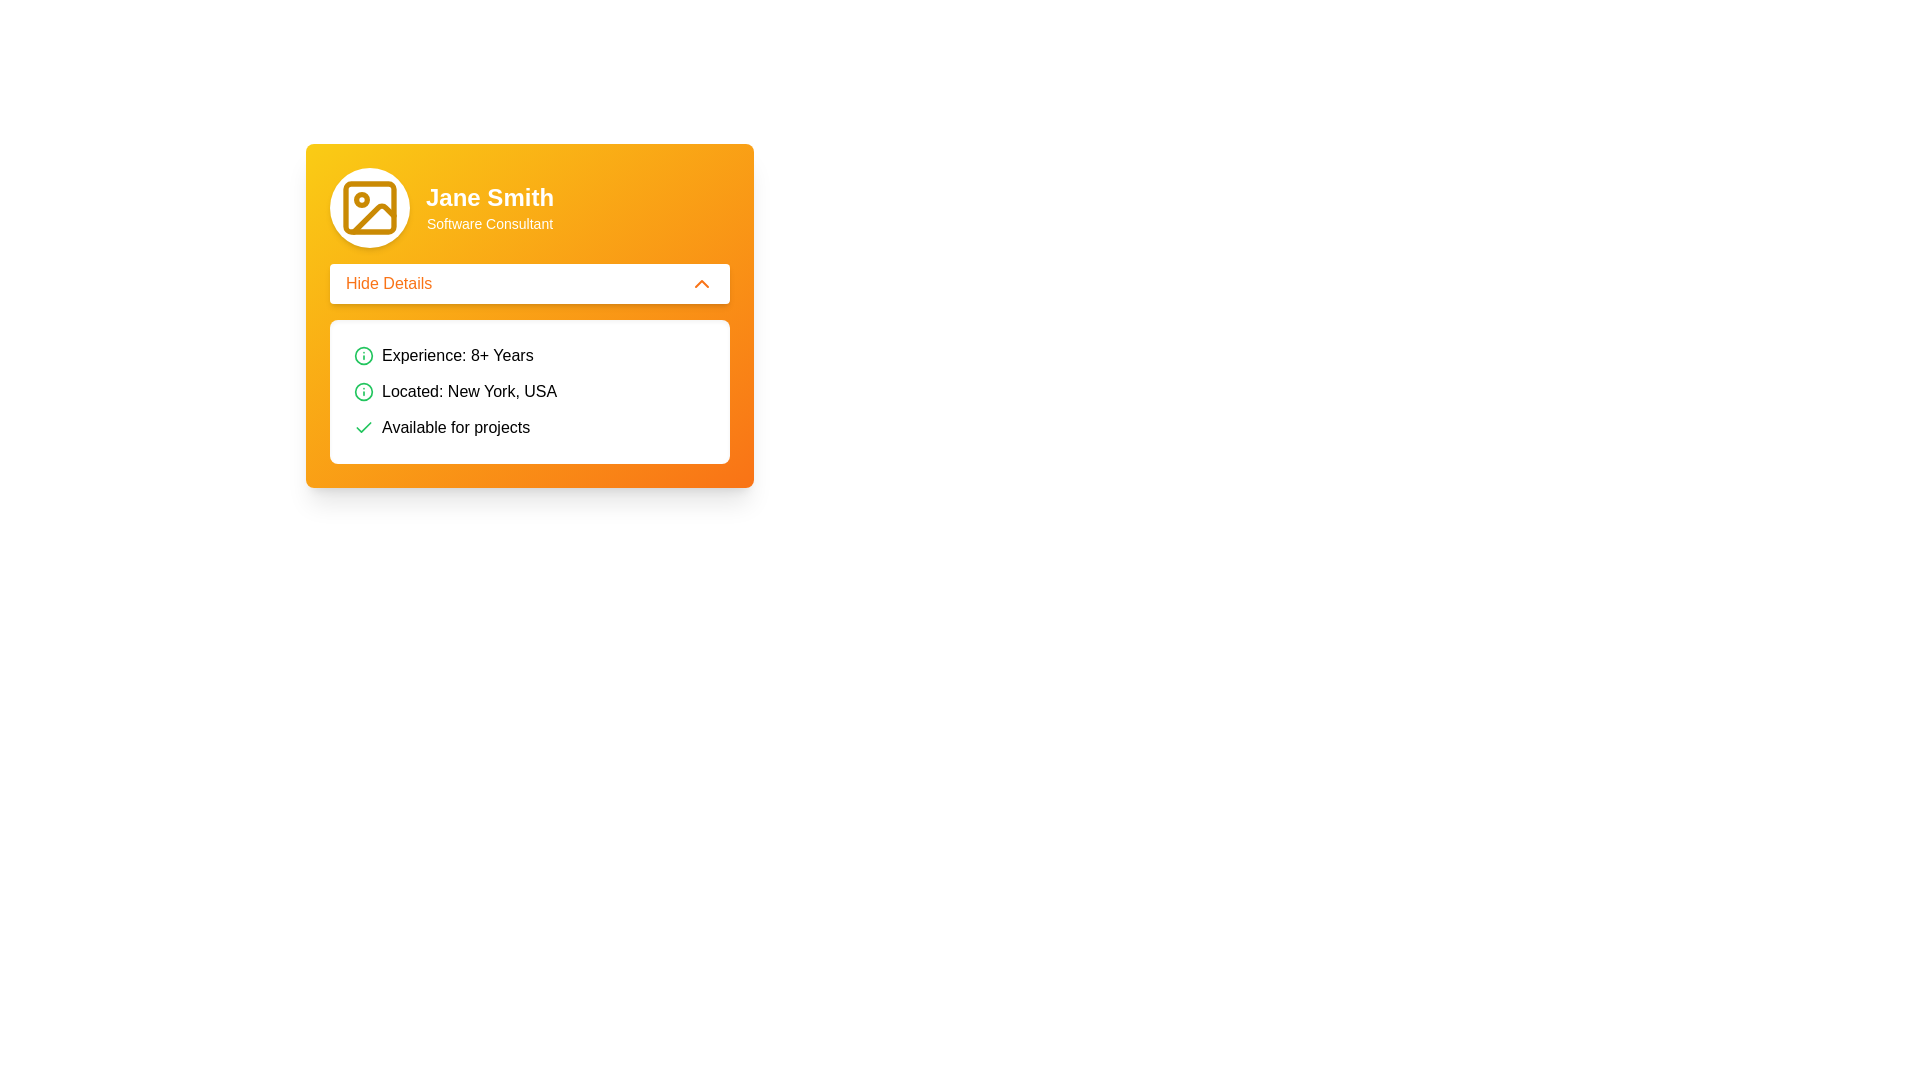 This screenshot has width=1920, height=1080. Describe the element at coordinates (529, 284) in the screenshot. I see `the toggle button located in the middle section of the card, just below the user title 'Jane Smith Software Consultant'` at that location.